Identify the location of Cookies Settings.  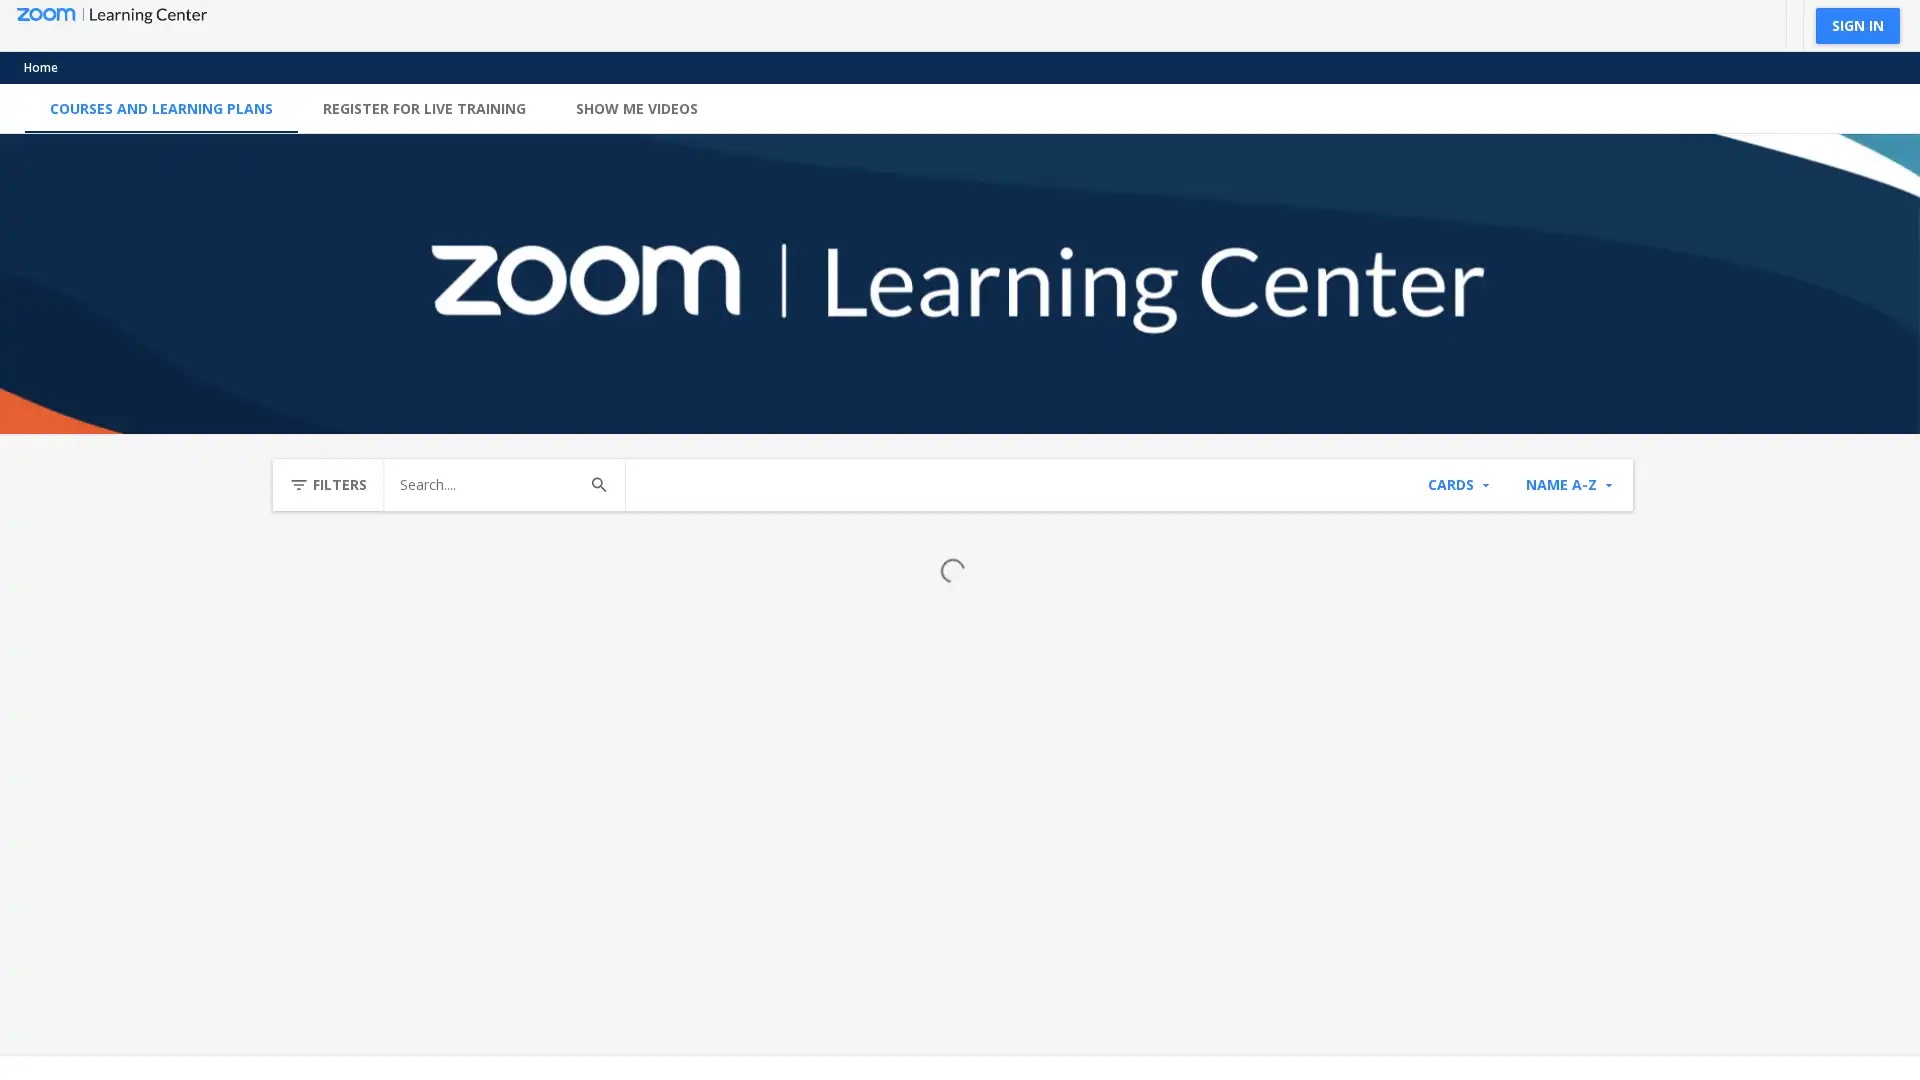
(664, 987).